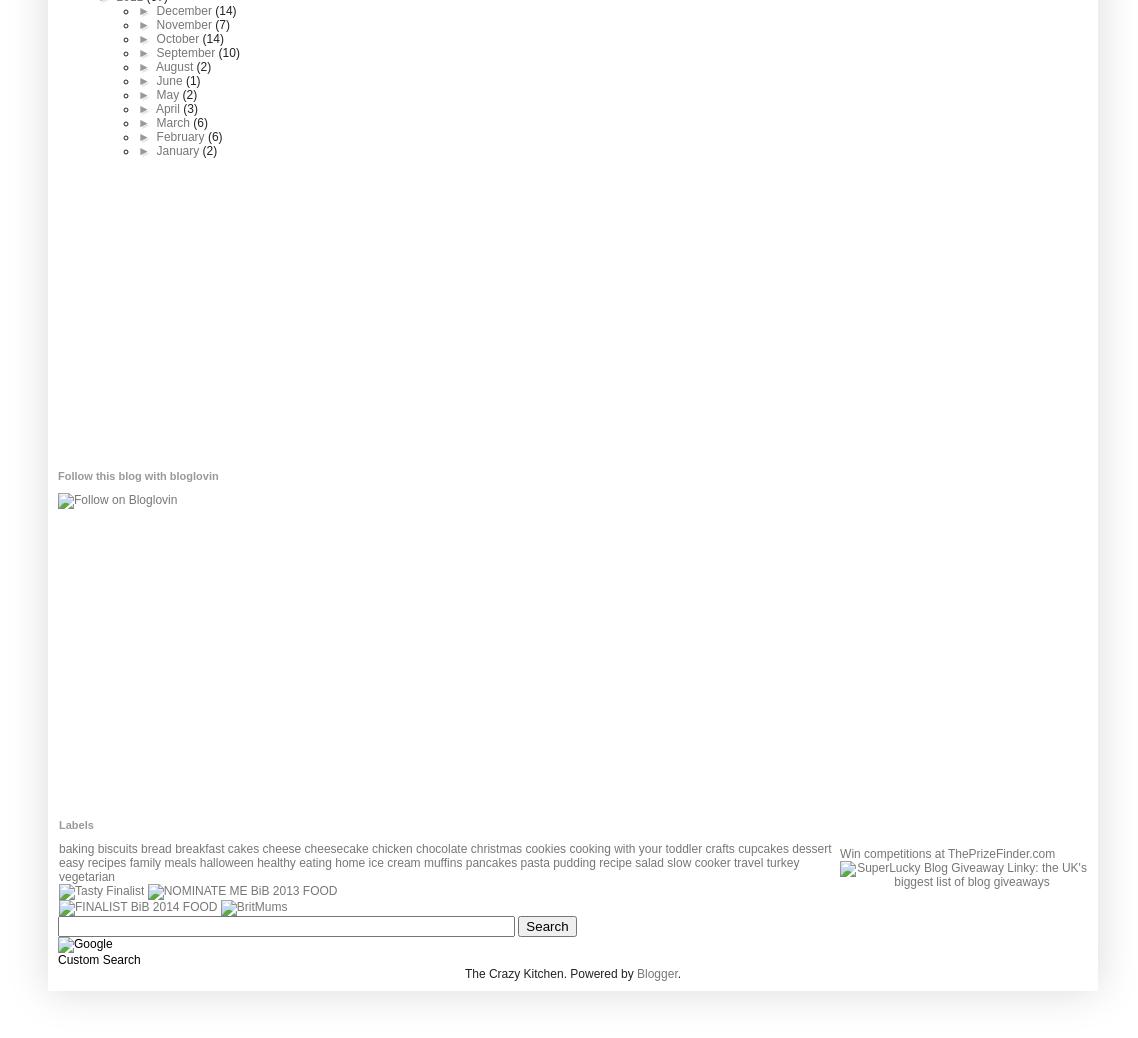  What do you see at coordinates (184, 10) in the screenshot?
I see `'December'` at bounding box center [184, 10].